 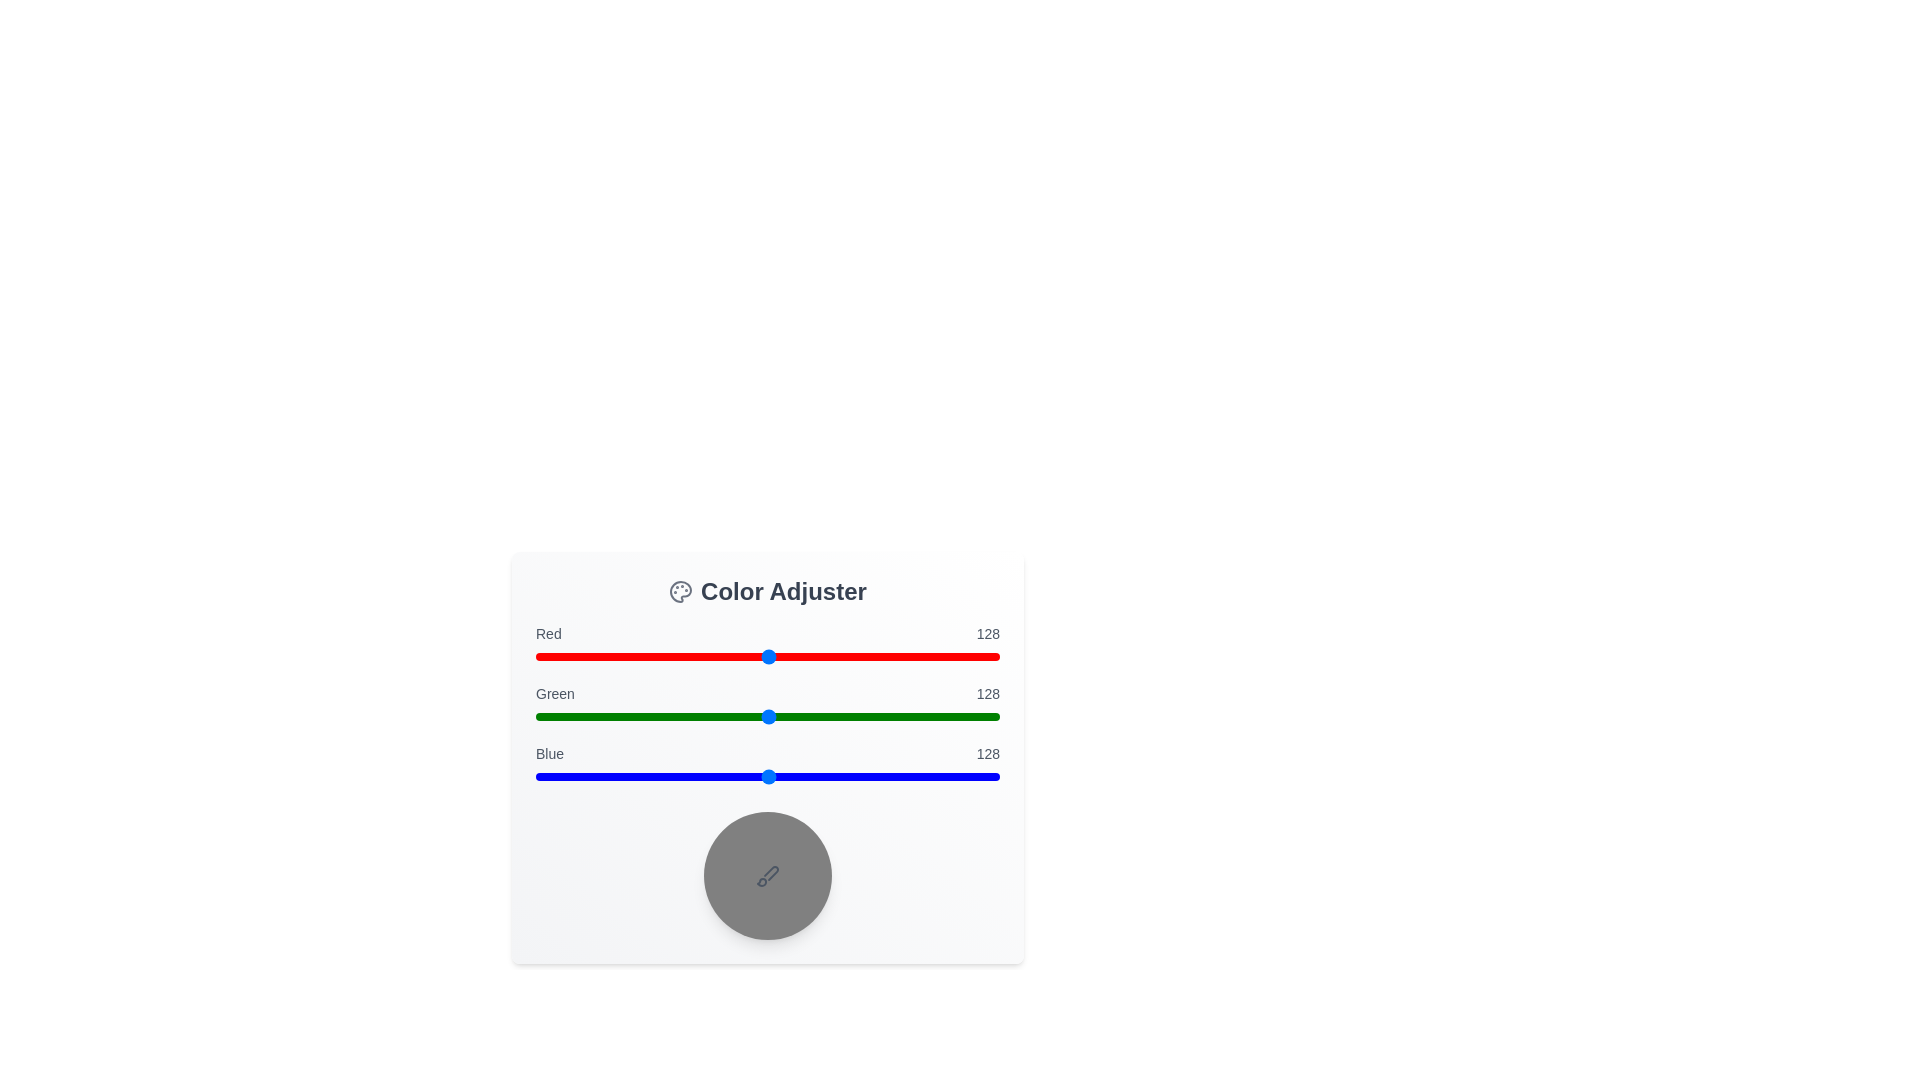 I want to click on the blue slider to set its value to 51, so click(x=627, y=775).